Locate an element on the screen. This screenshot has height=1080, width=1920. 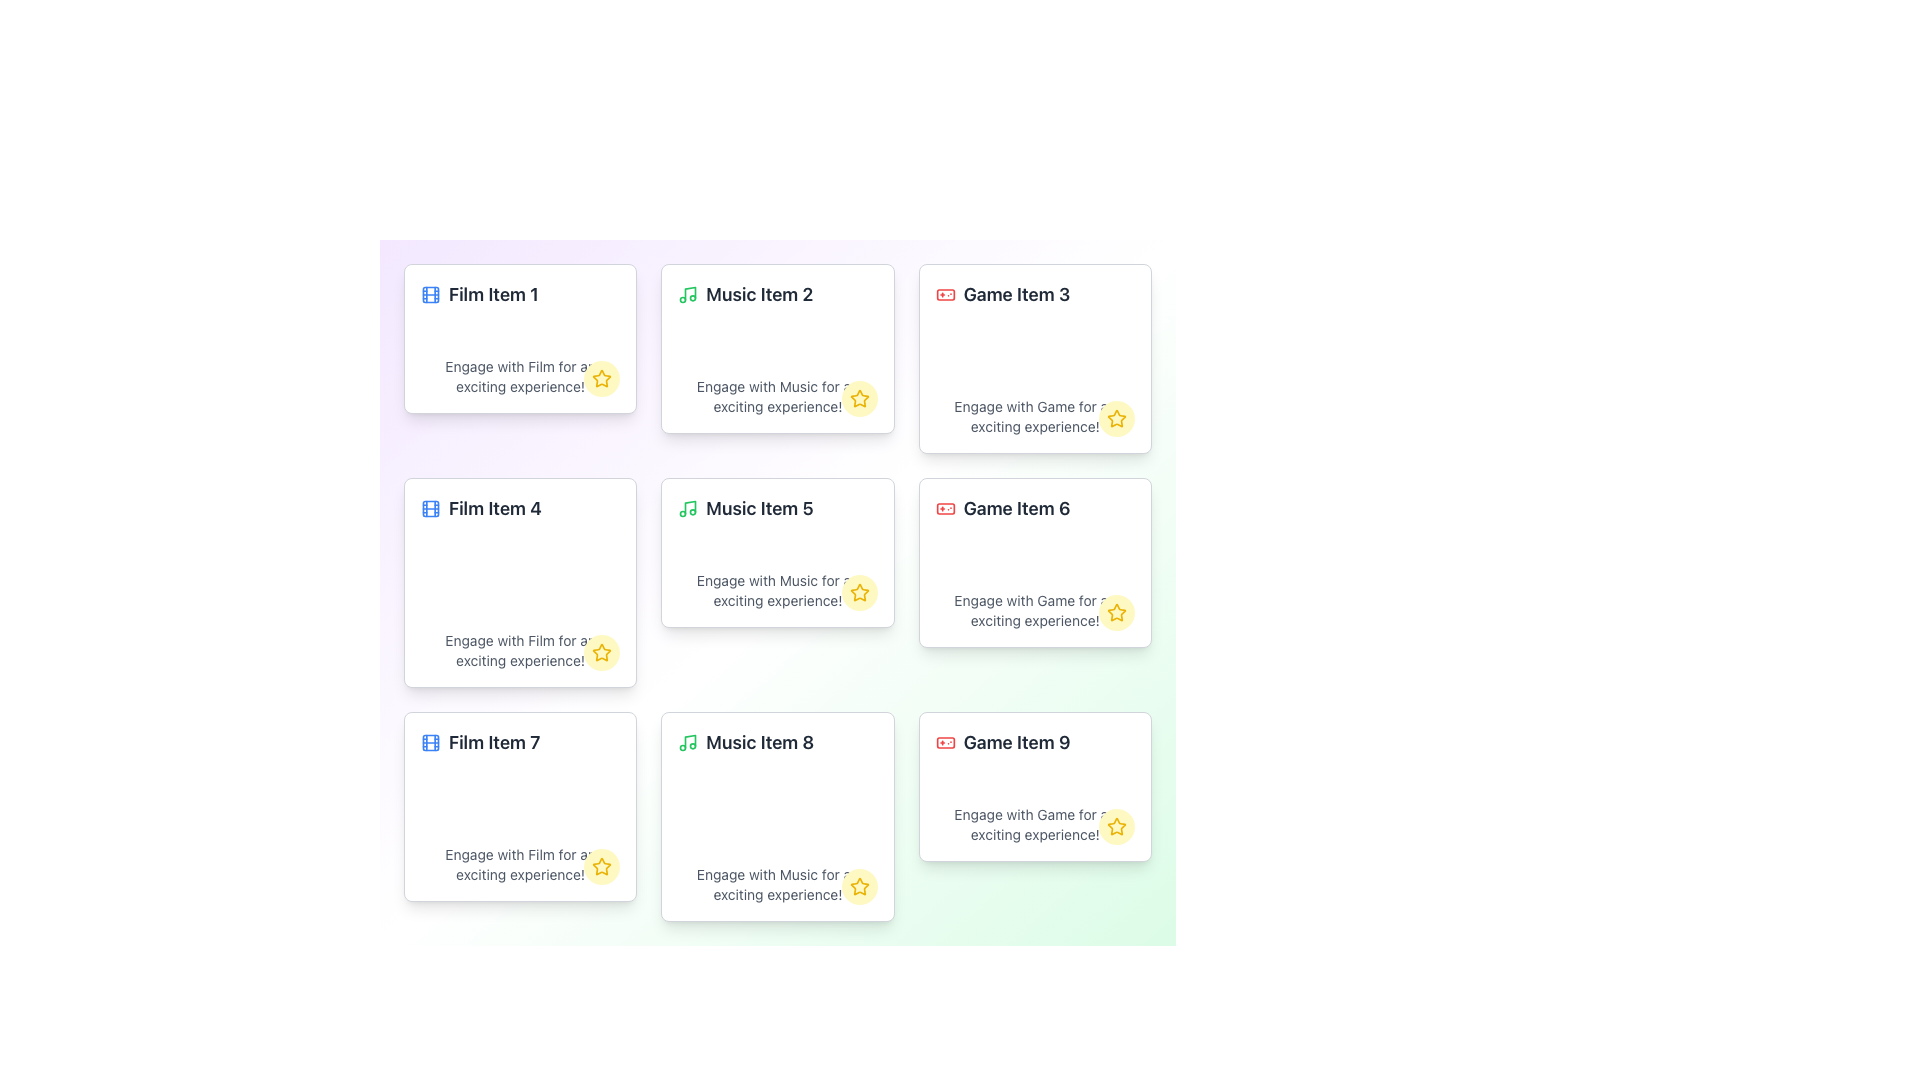
properties of the rectangular bar with rounded corners, styled with a red border, located inside the gamepad icon in the third column of the third row of a 3x3 grid layout is located at coordinates (944, 743).